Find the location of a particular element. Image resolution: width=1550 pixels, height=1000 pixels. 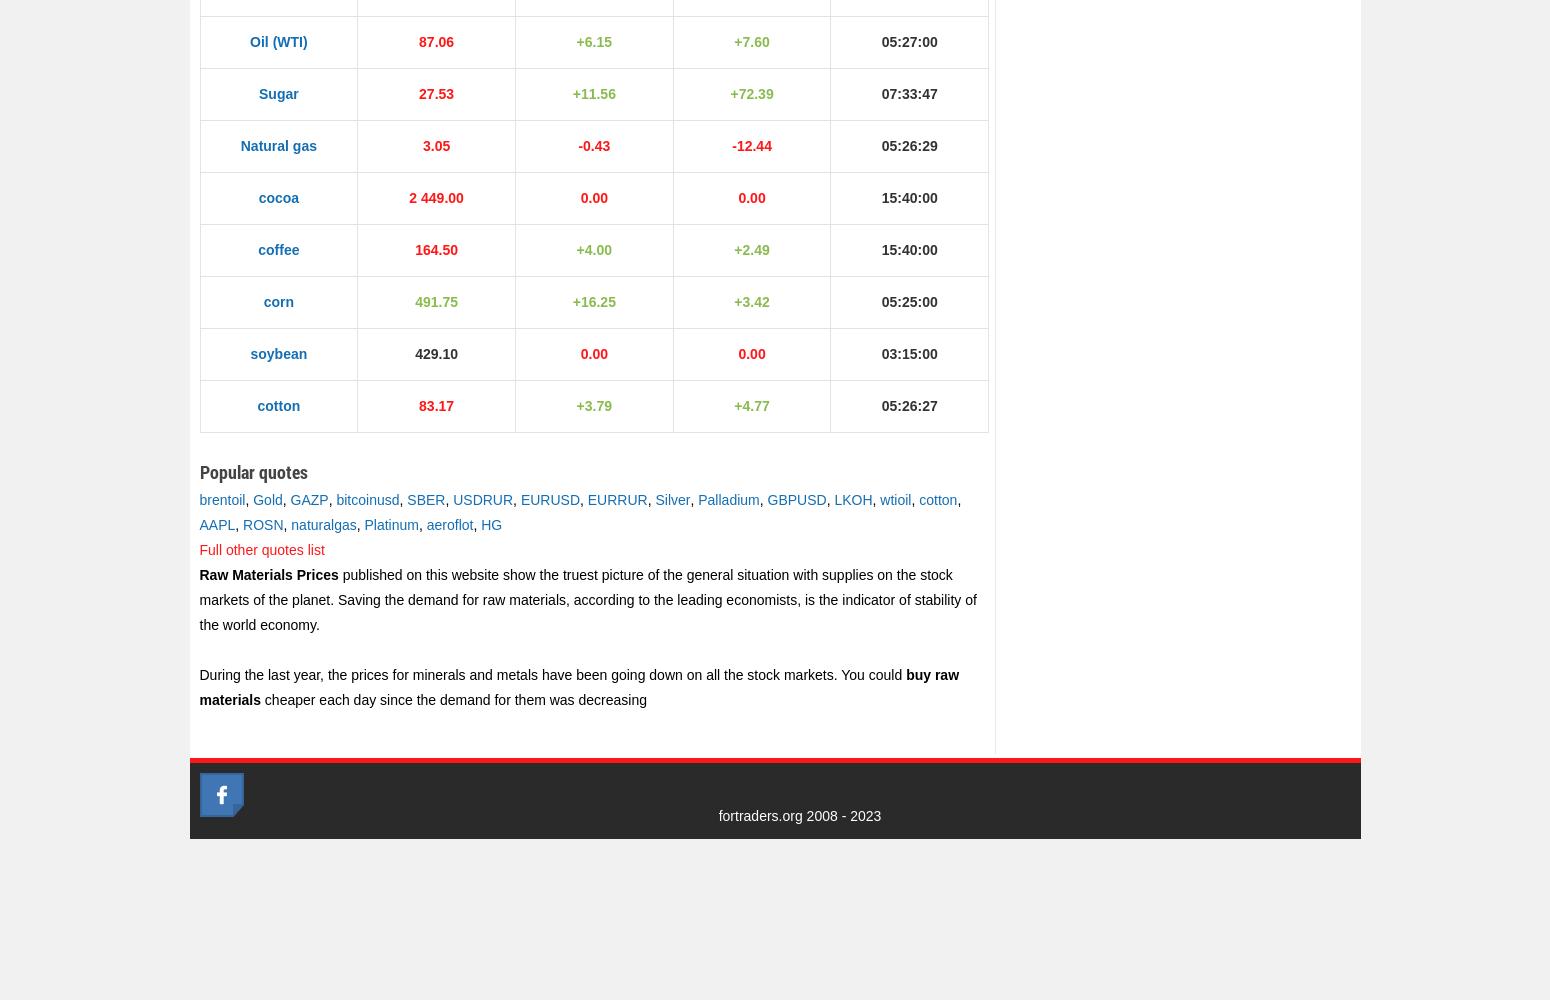

'05:26:27' is located at coordinates (909, 406).